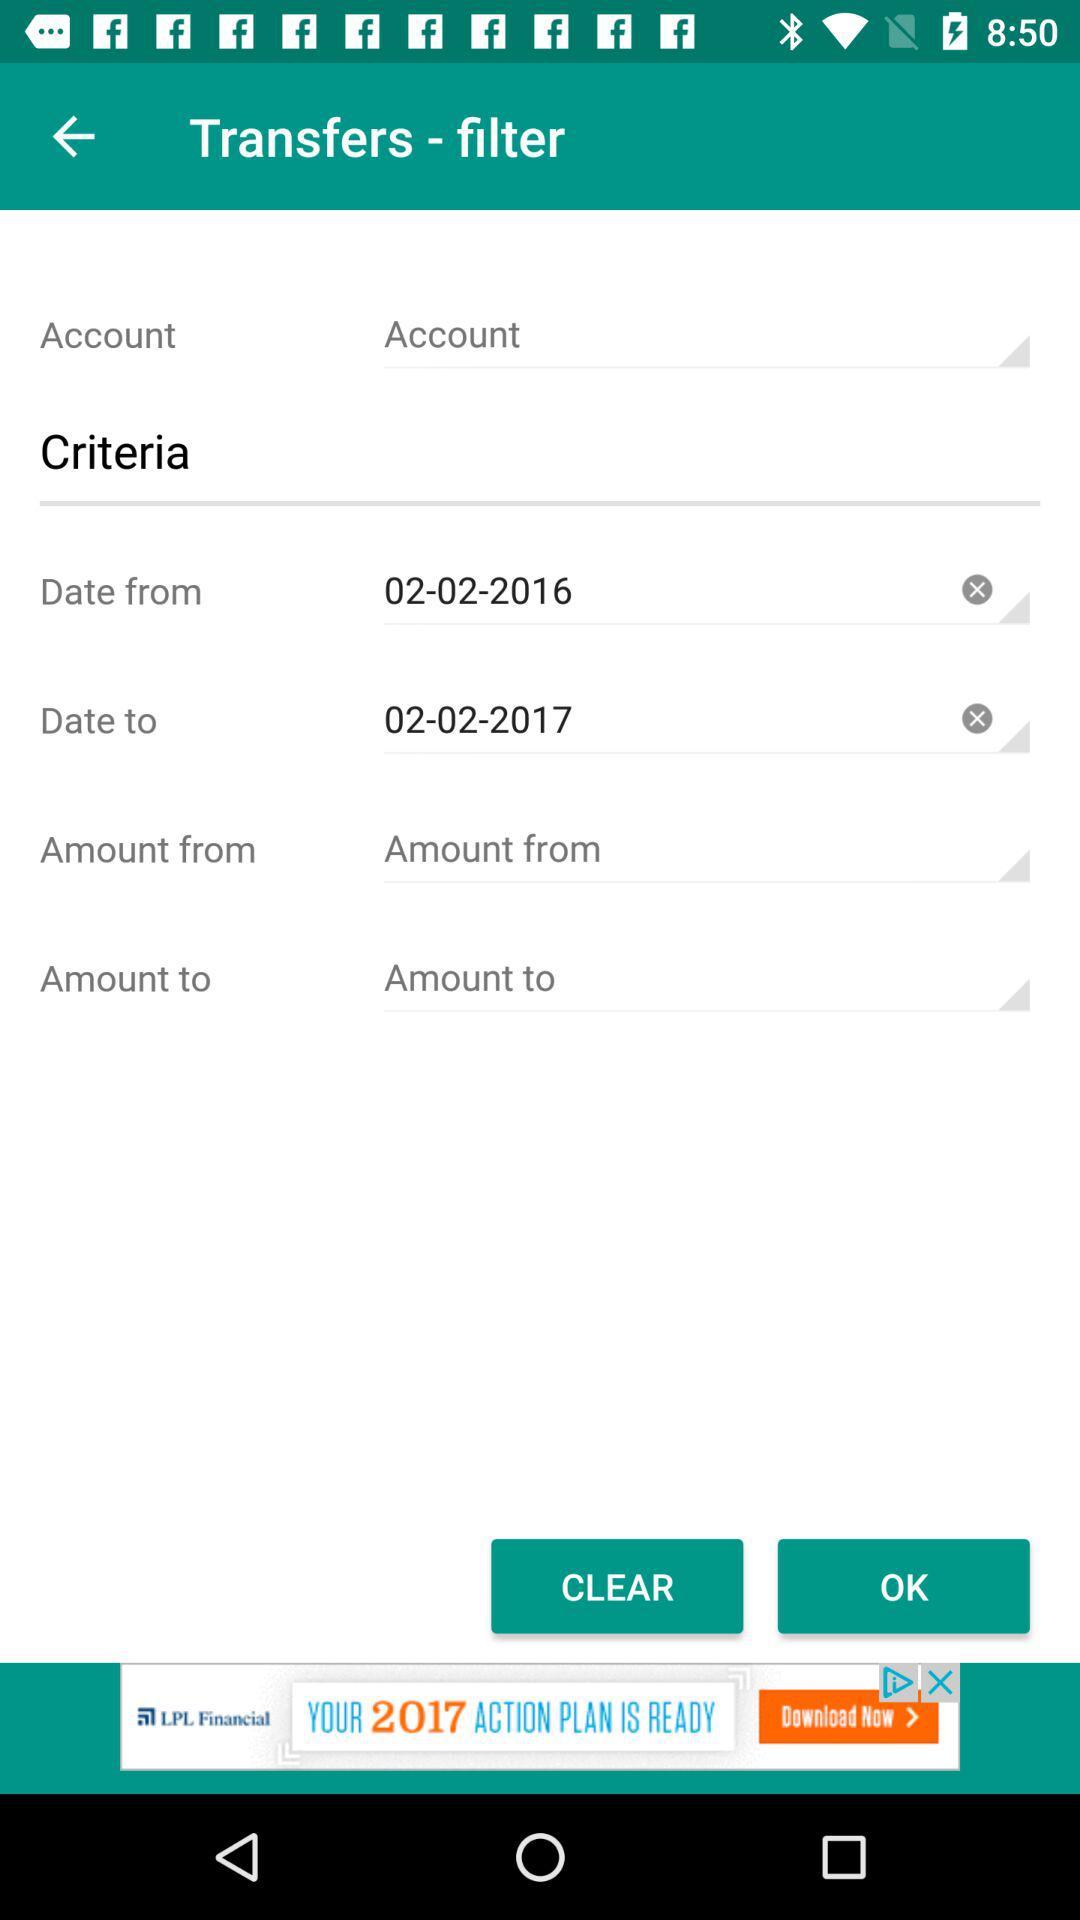 The width and height of the screenshot is (1080, 1920). Describe the element at coordinates (705, 848) in the screenshot. I see `form field from` at that location.